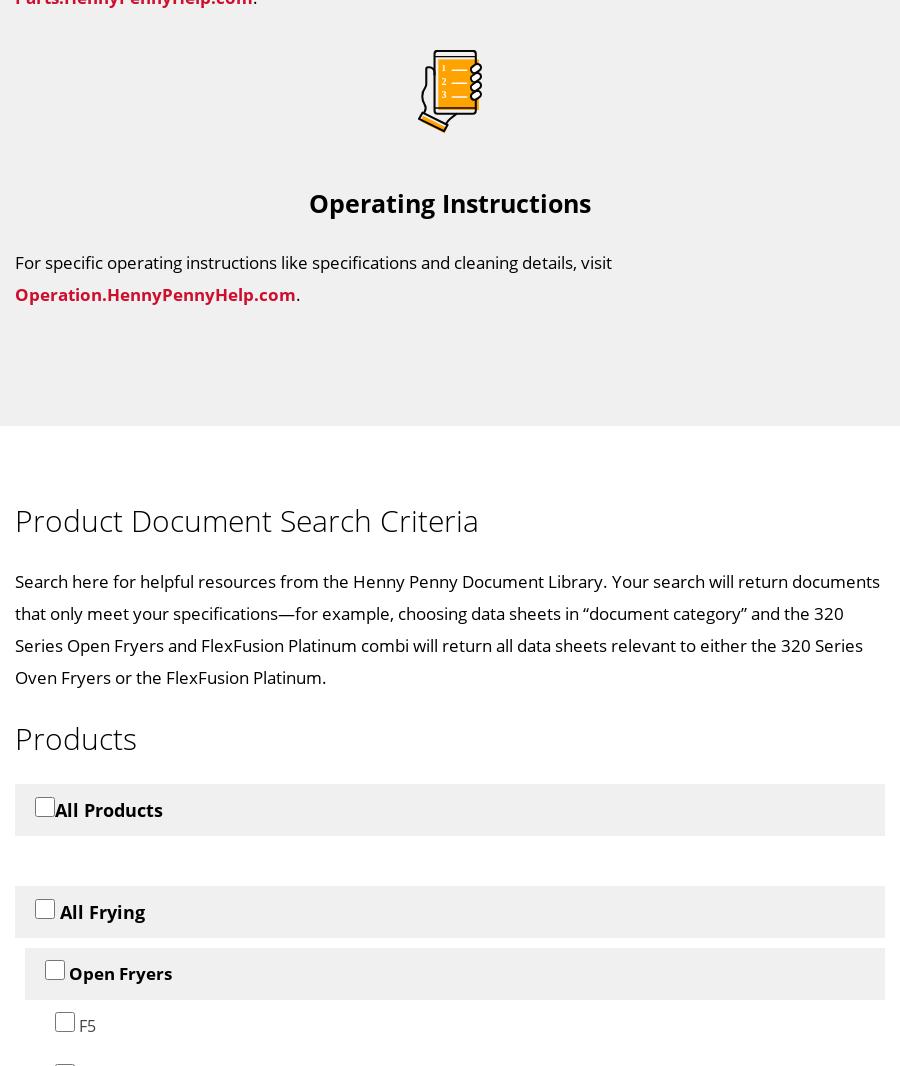 The height and width of the screenshot is (1066, 900). Describe the element at coordinates (107, 808) in the screenshot. I see `'All Products'` at that location.